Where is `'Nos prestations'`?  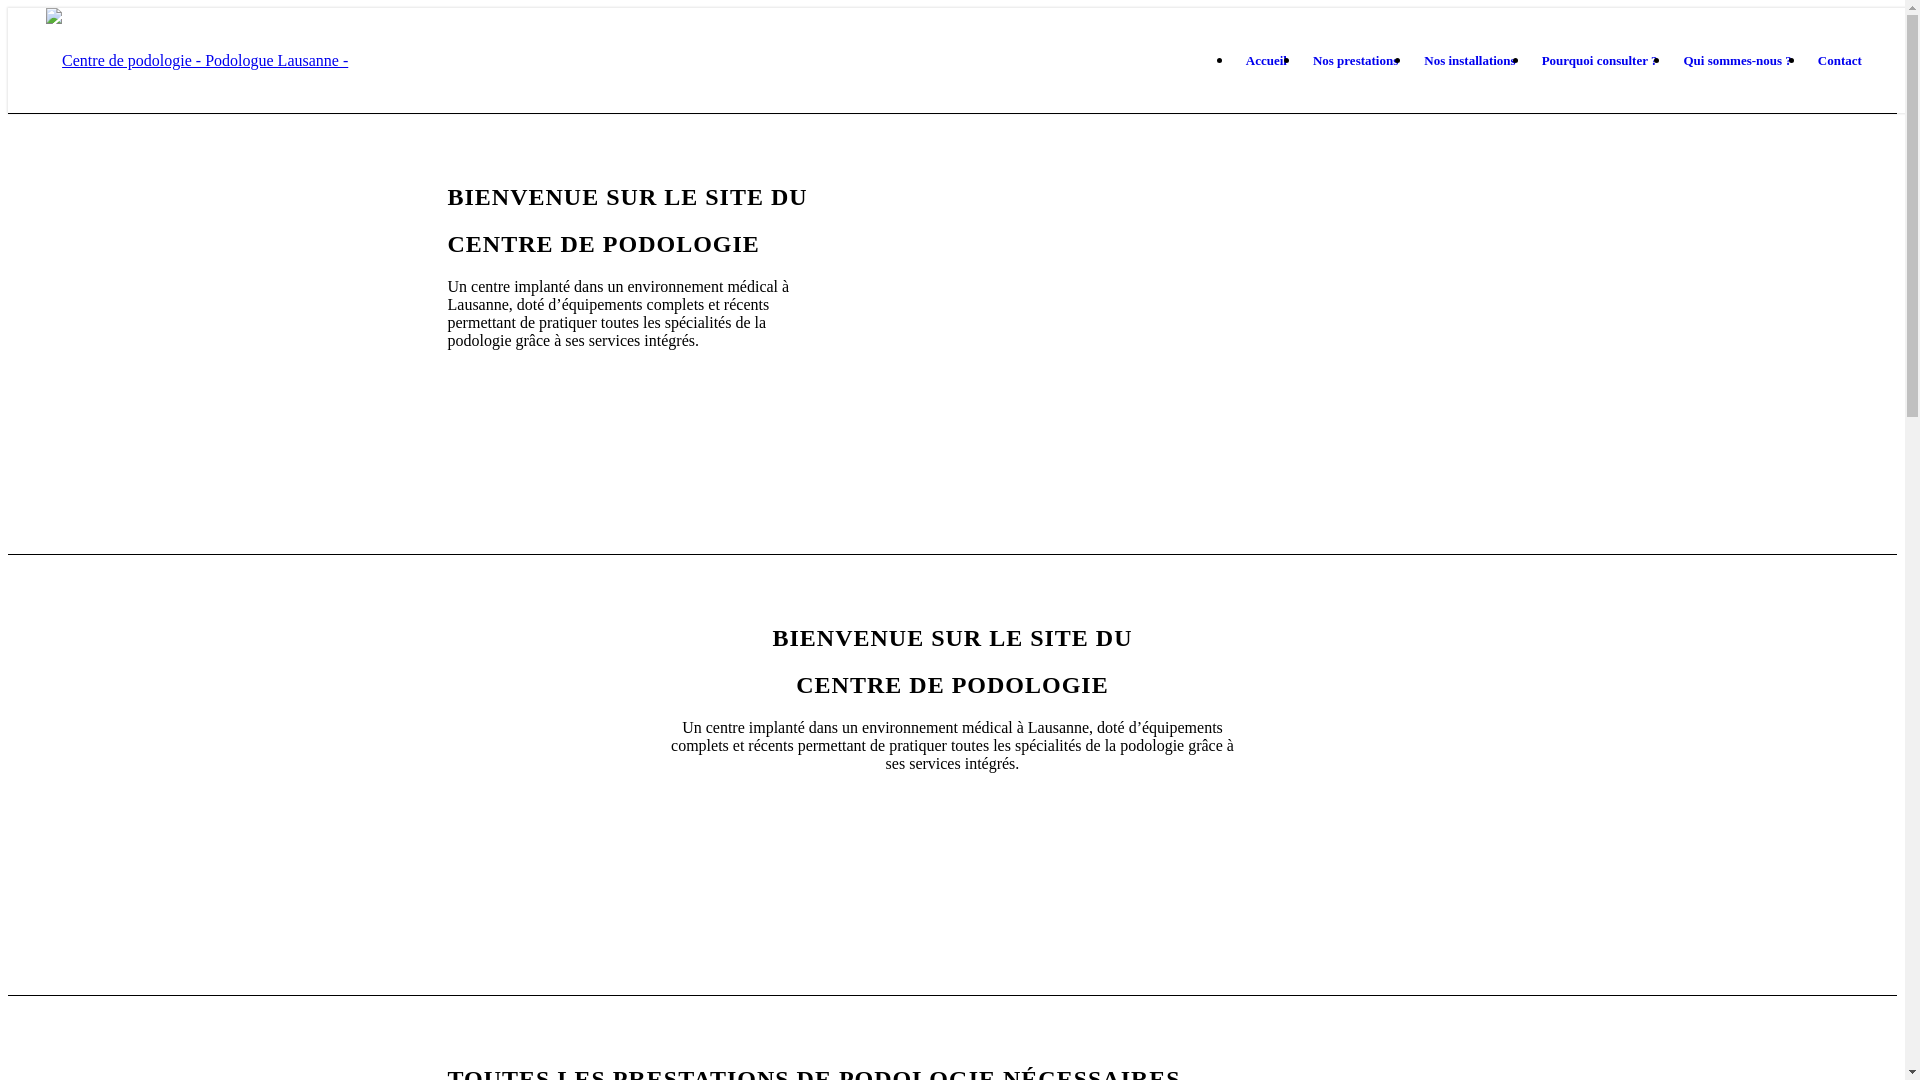 'Nos prestations' is located at coordinates (1300, 59).